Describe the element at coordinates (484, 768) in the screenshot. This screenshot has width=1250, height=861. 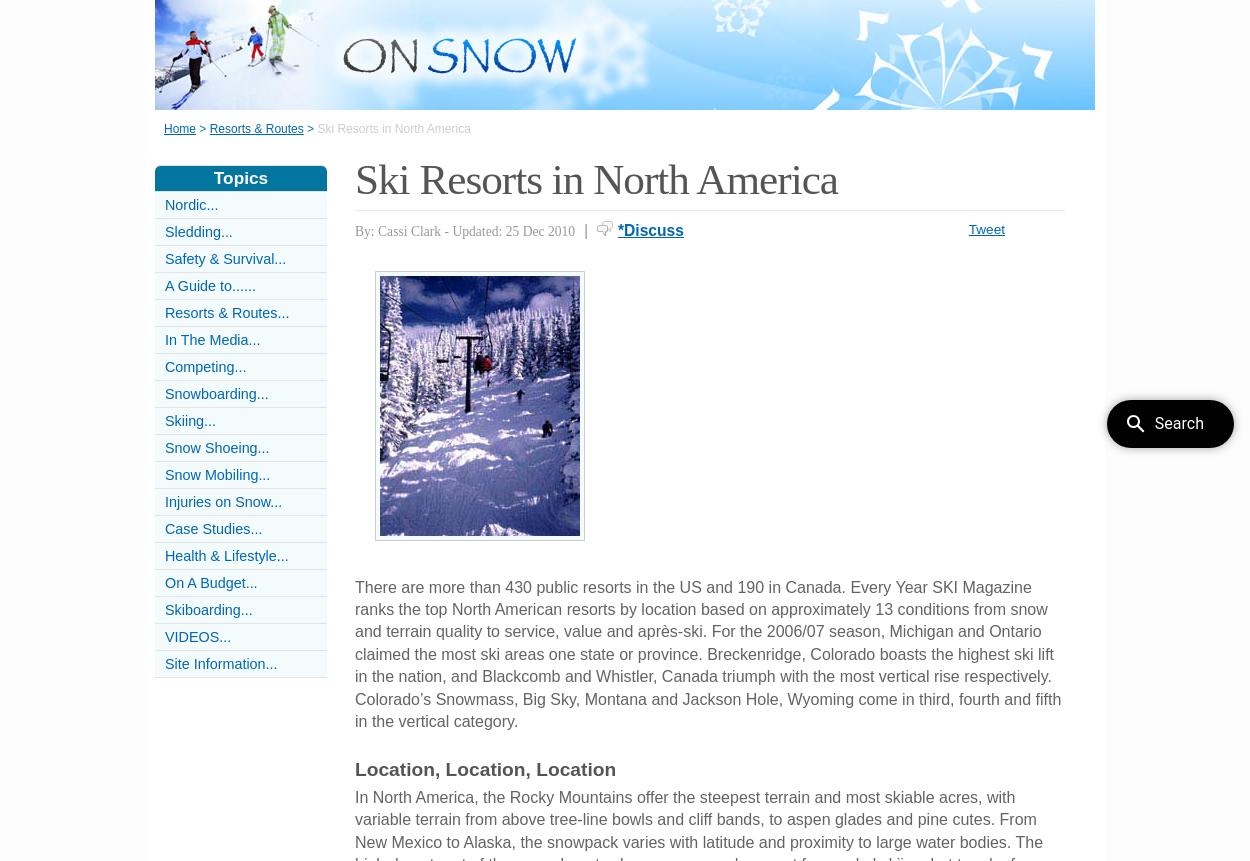
I see `'Location, Location, Location'` at that location.